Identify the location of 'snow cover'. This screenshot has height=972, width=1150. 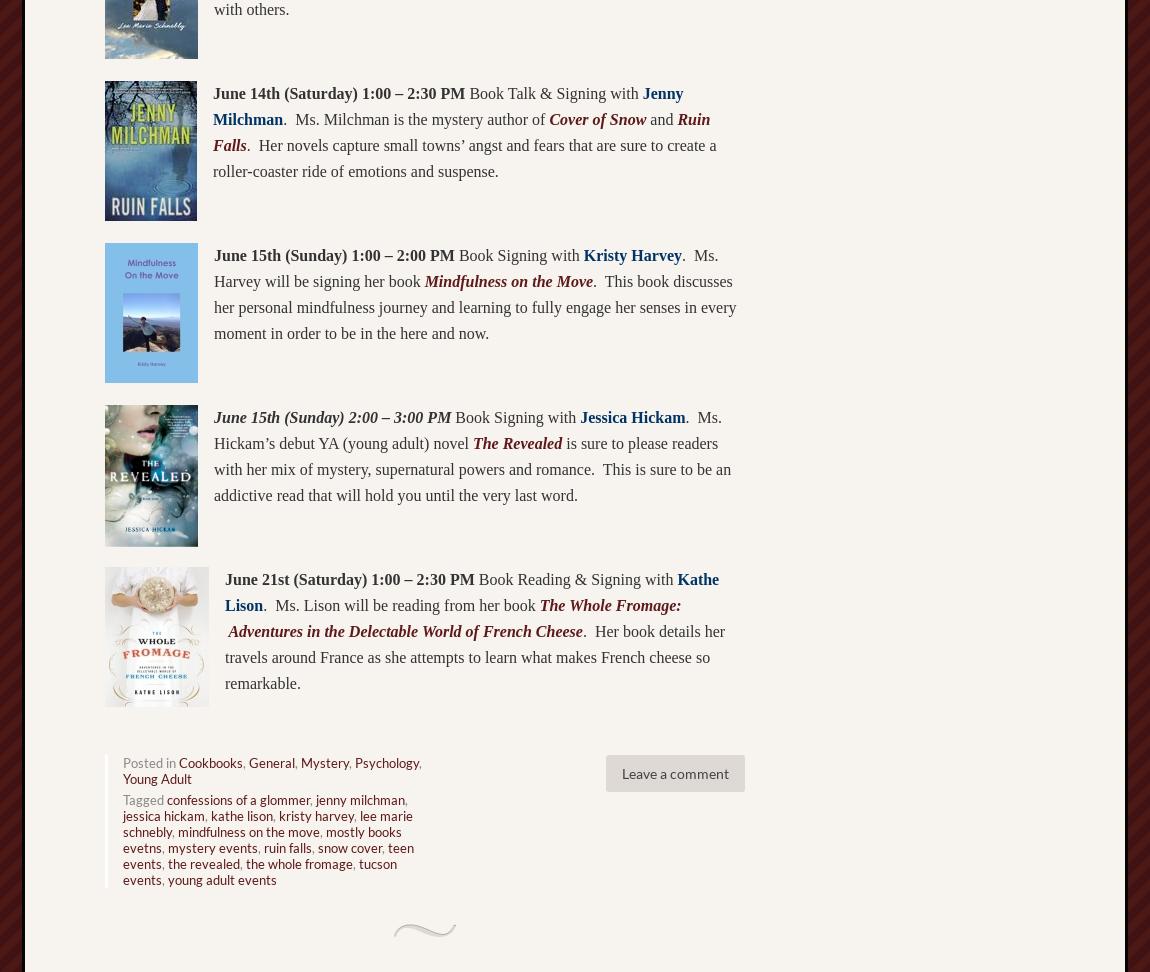
(349, 846).